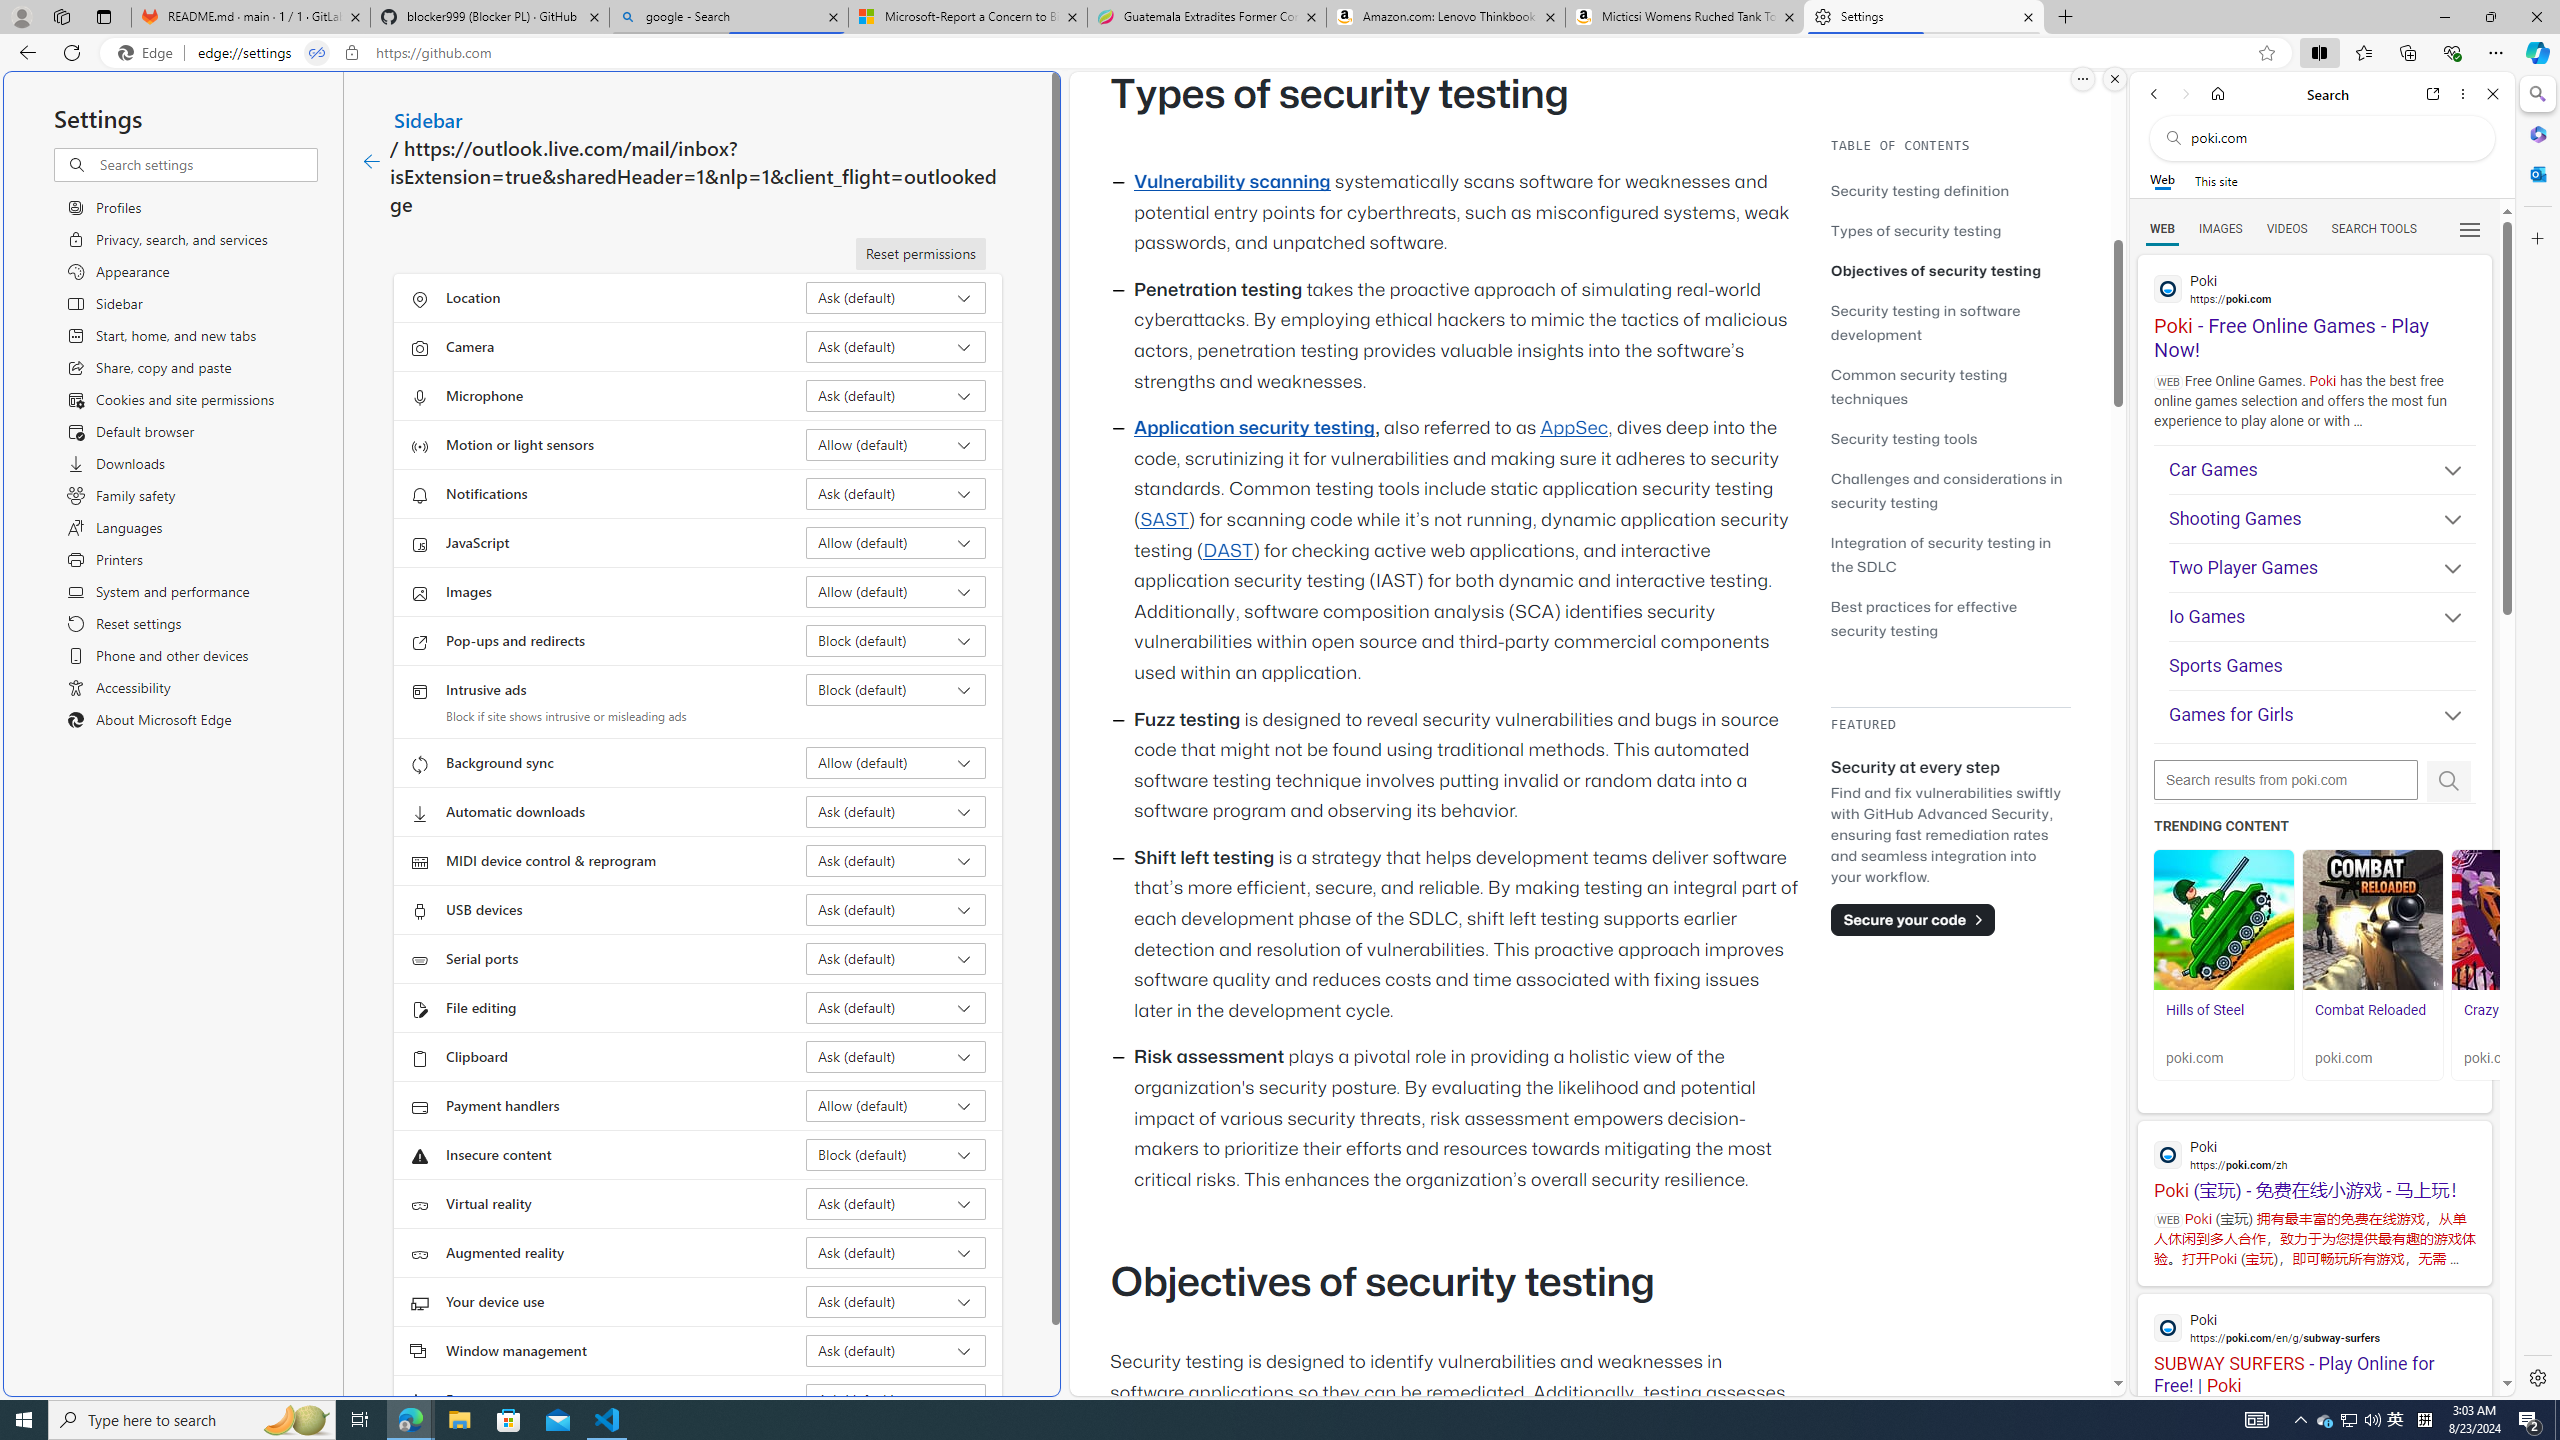 This screenshot has height=1440, width=2560. What do you see at coordinates (896, 1252) in the screenshot?
I see `'Augmented reality Ask (default)'` at bounding box center [896, 1252].